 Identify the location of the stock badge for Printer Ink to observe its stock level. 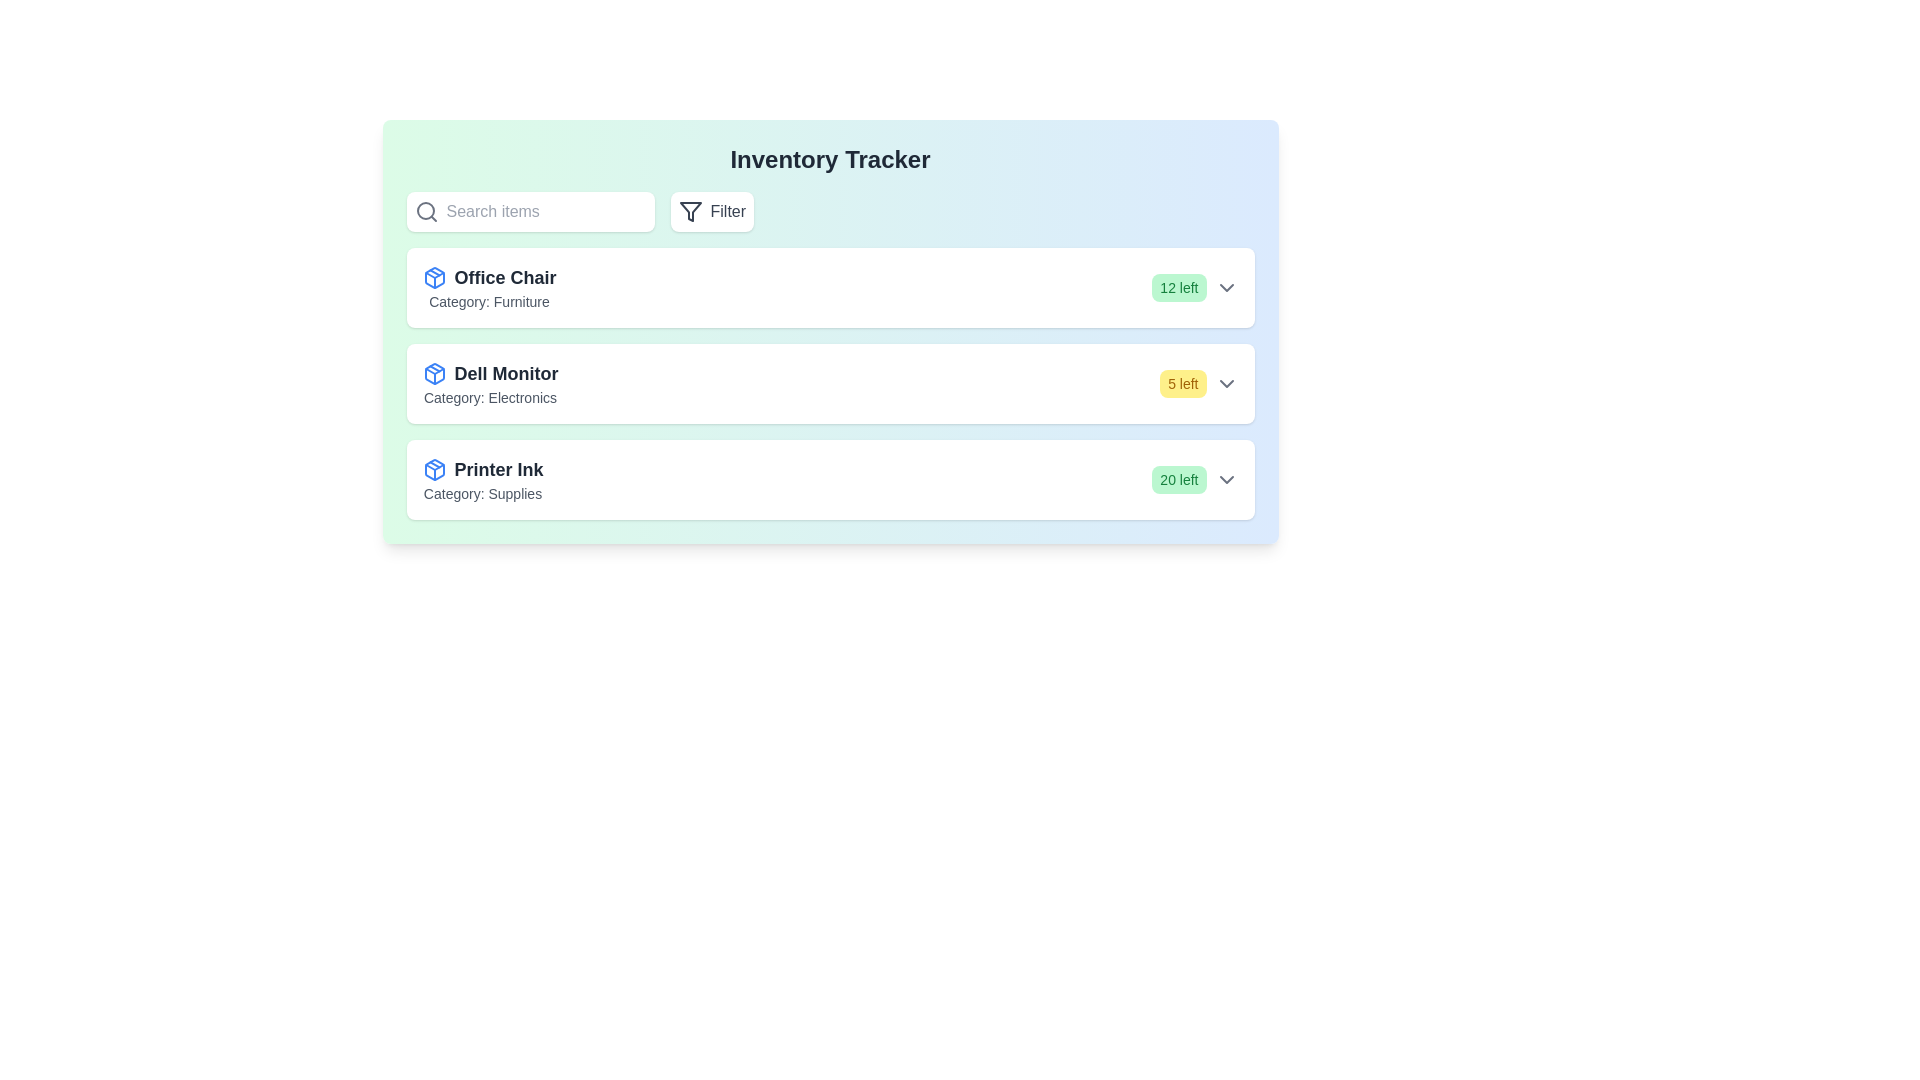
(1179, 479).